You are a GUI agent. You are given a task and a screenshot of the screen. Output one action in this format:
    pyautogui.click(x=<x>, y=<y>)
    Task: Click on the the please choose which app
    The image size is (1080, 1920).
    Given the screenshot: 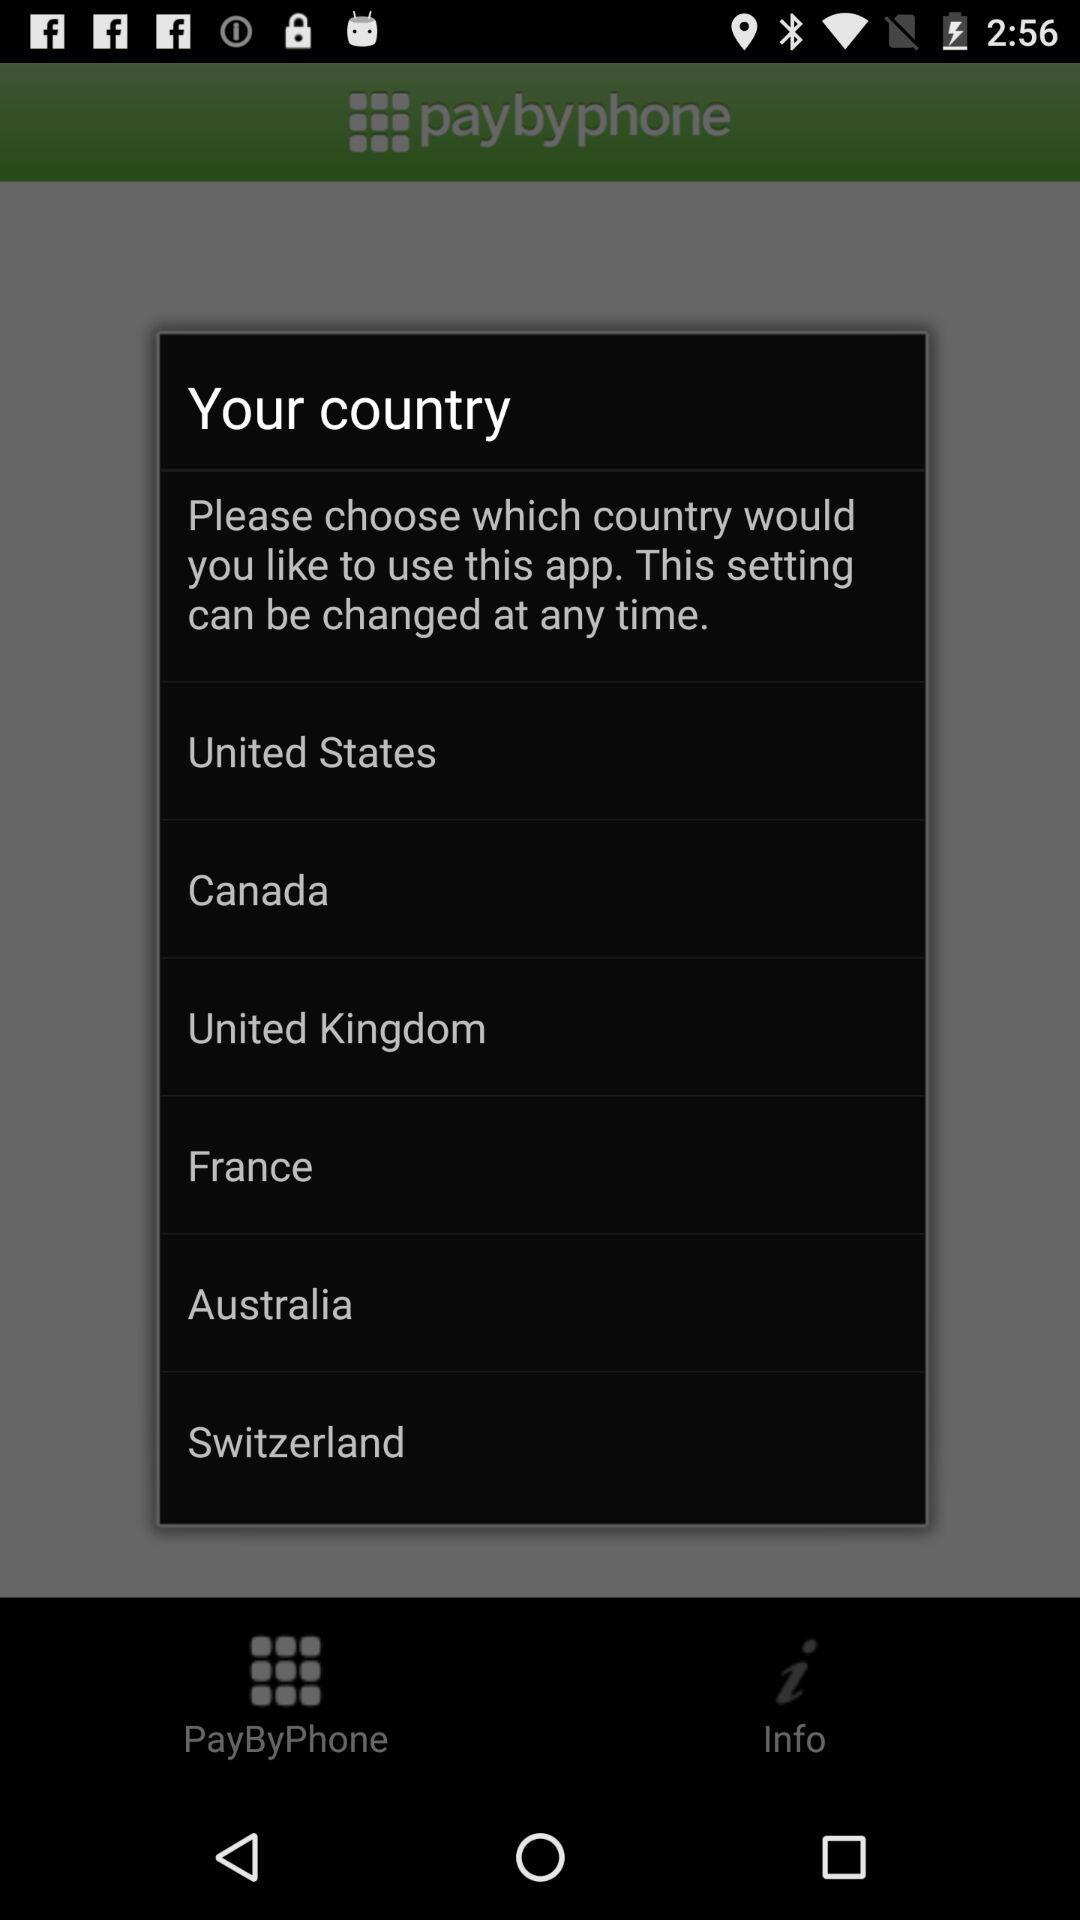 What is the action you would take?
    pyautogui.click(x=542, y=582)
    